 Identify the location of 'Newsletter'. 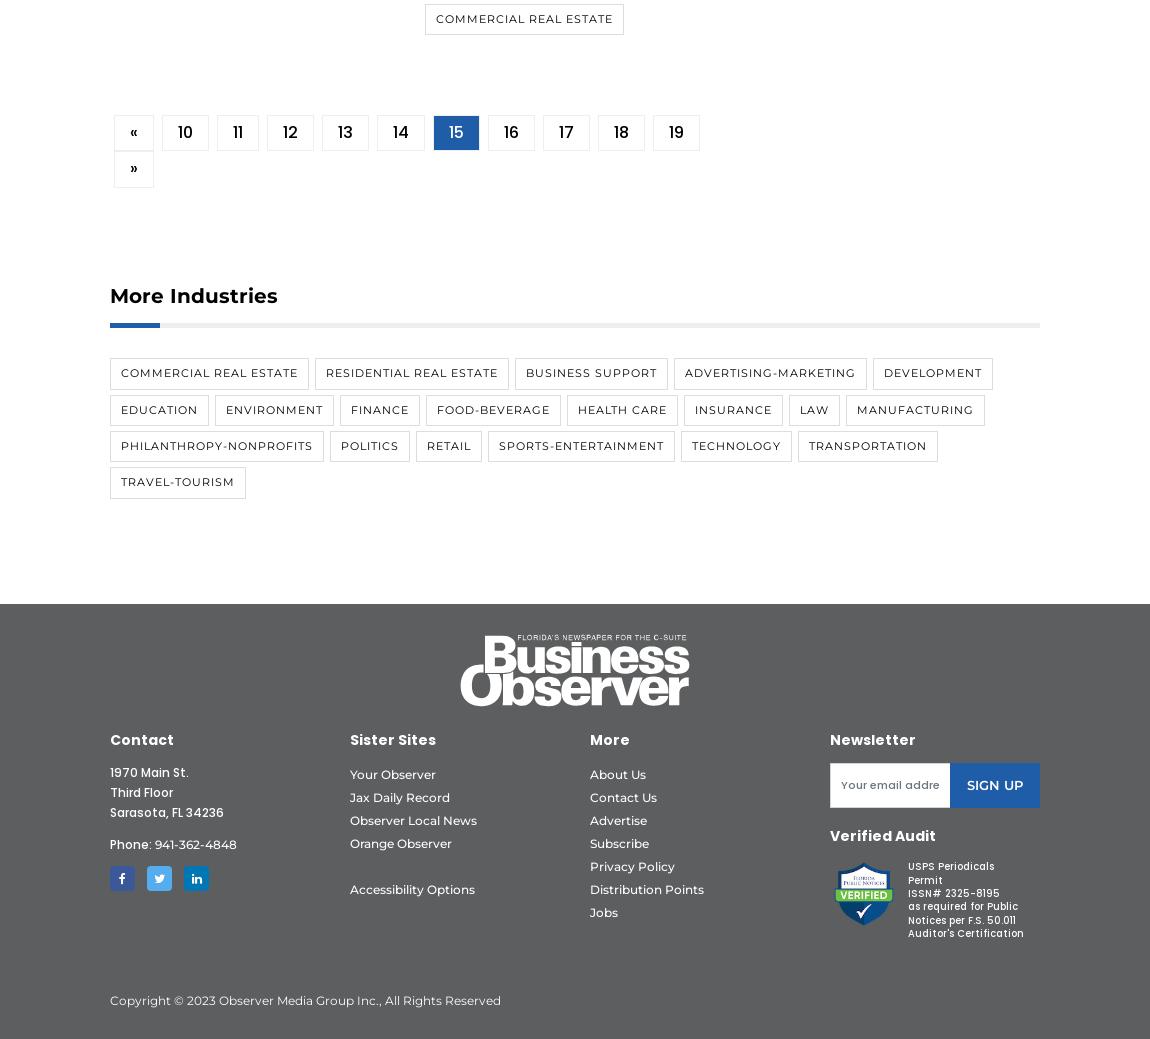
(872, 738).